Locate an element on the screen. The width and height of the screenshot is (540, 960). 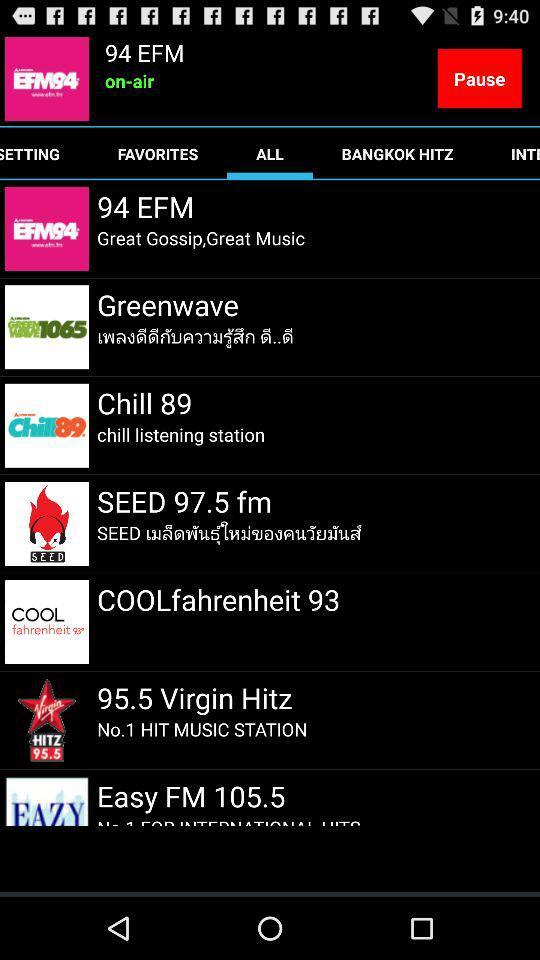
item to the left of all icon is located at coordinates (157, 152).